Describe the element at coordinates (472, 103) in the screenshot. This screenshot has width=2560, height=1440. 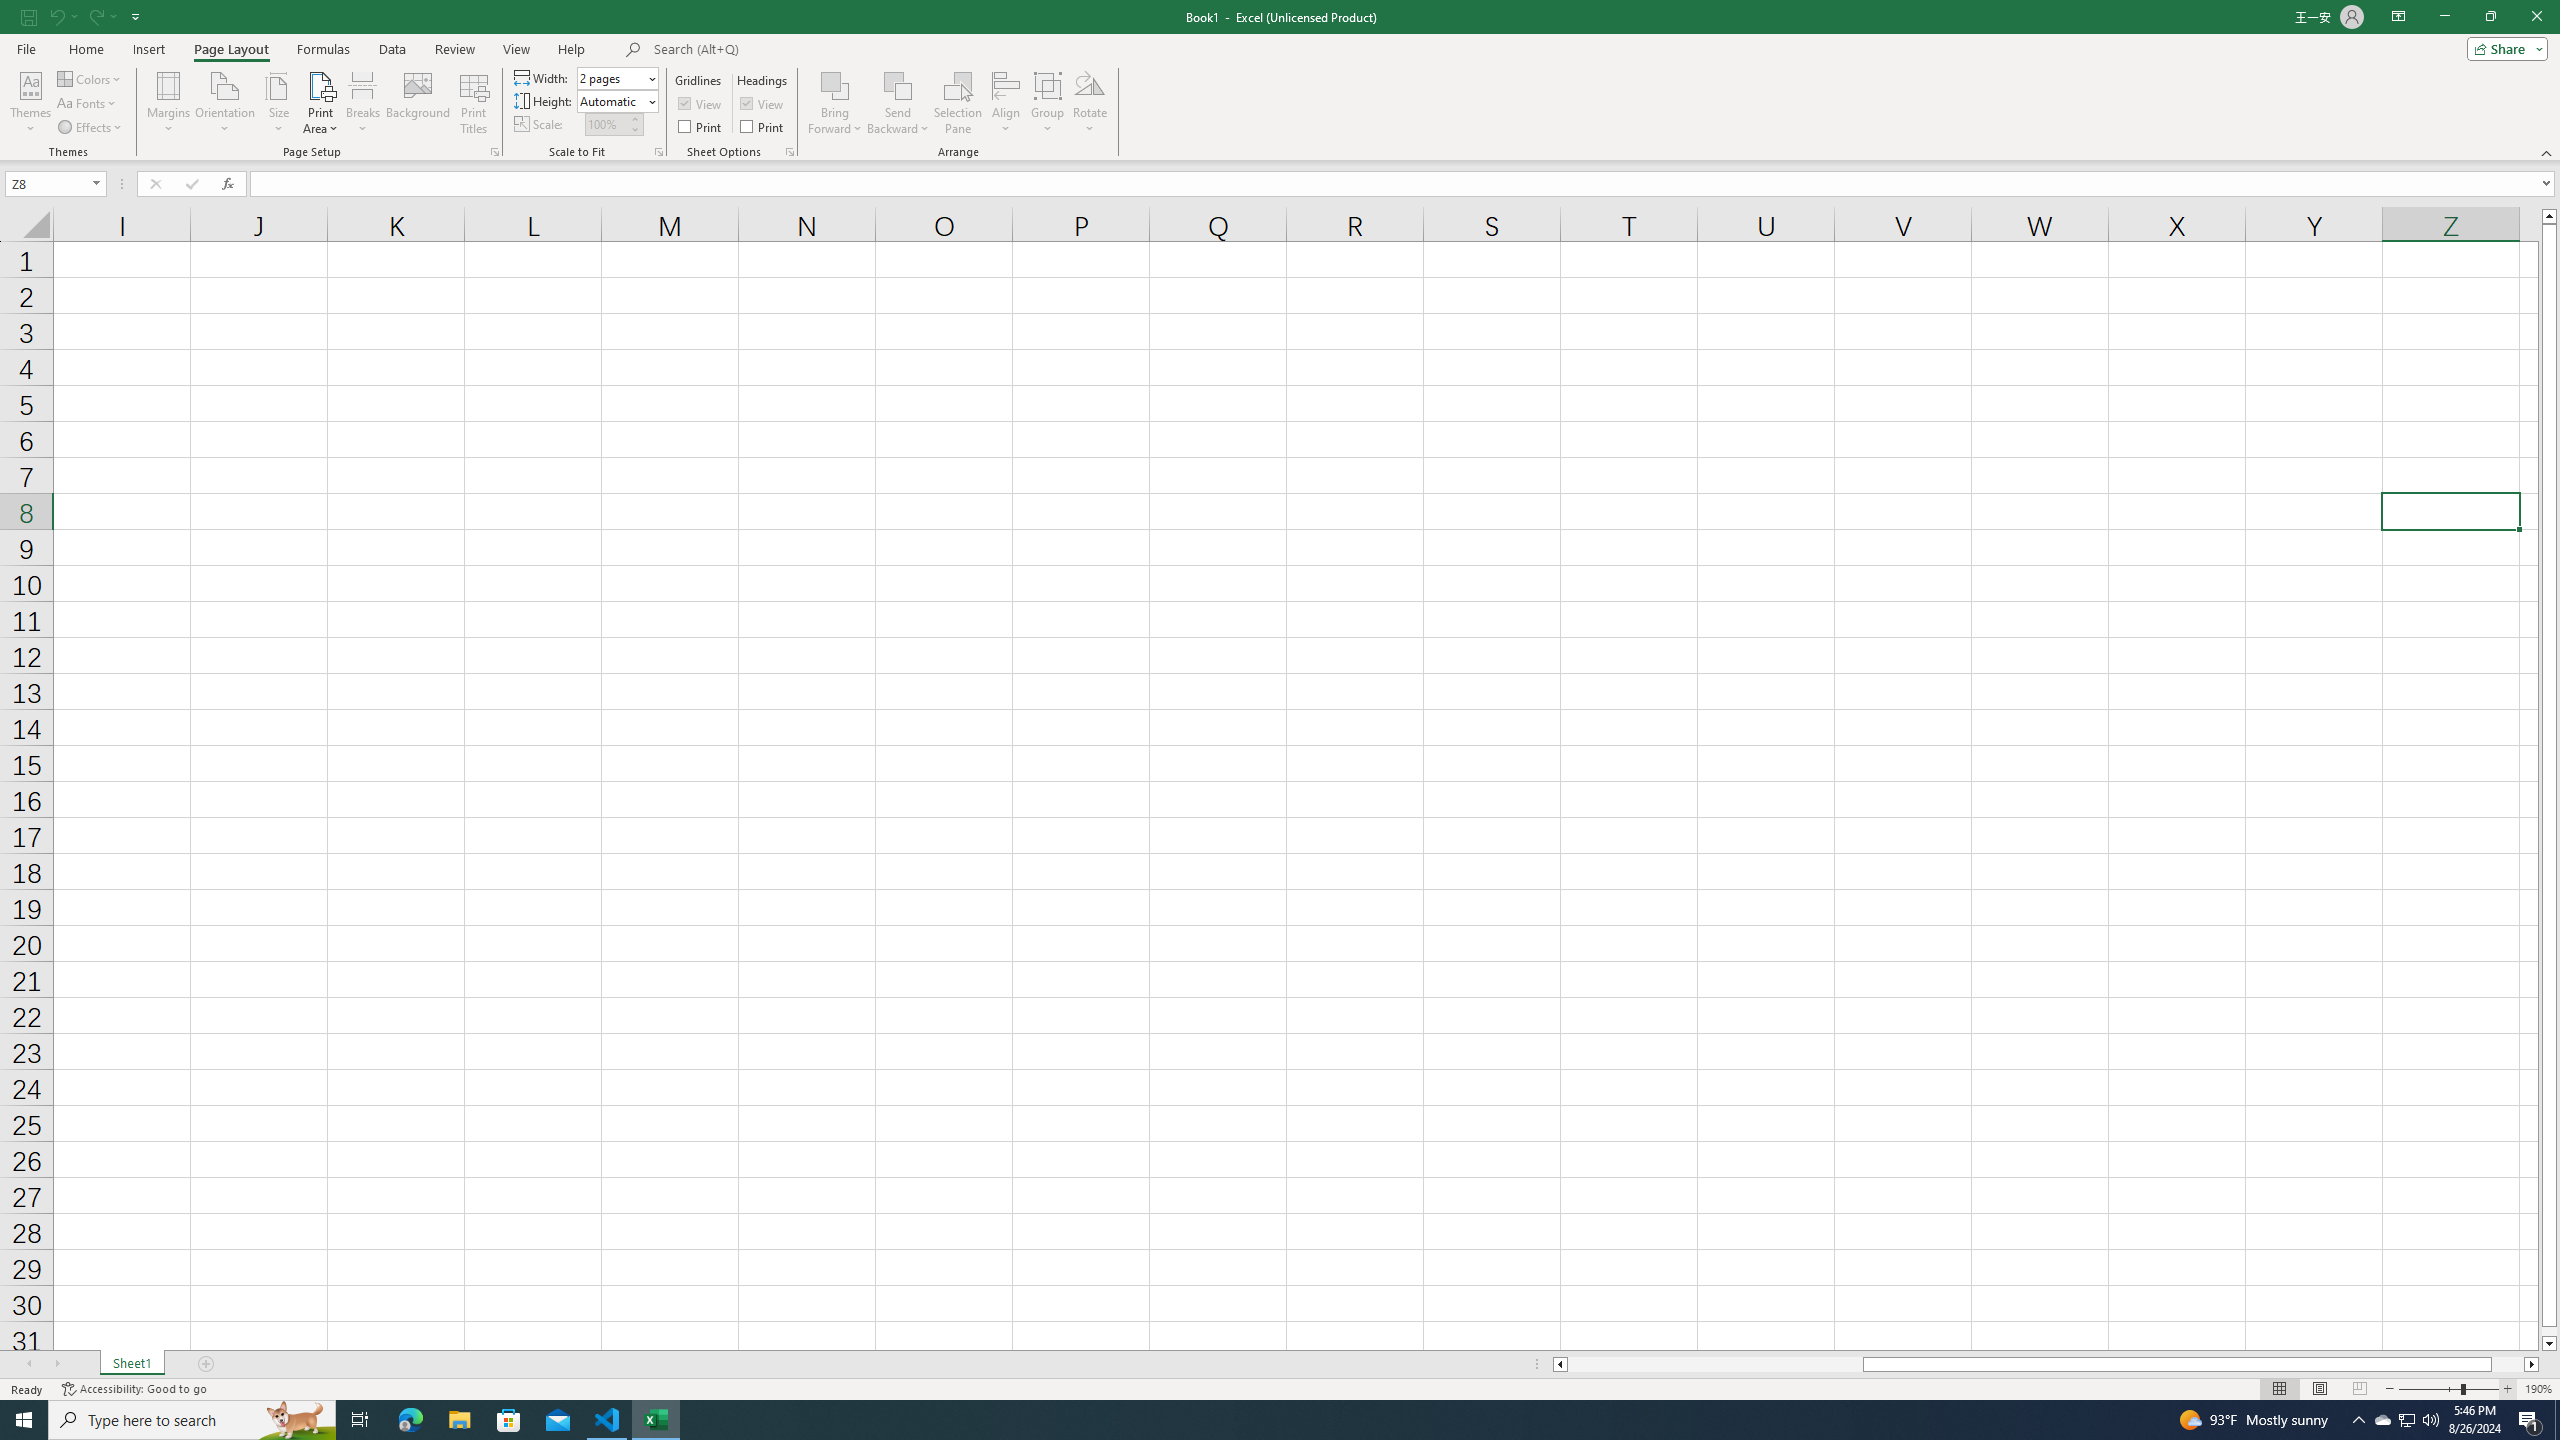
I see `'Print Titles'` at that location.